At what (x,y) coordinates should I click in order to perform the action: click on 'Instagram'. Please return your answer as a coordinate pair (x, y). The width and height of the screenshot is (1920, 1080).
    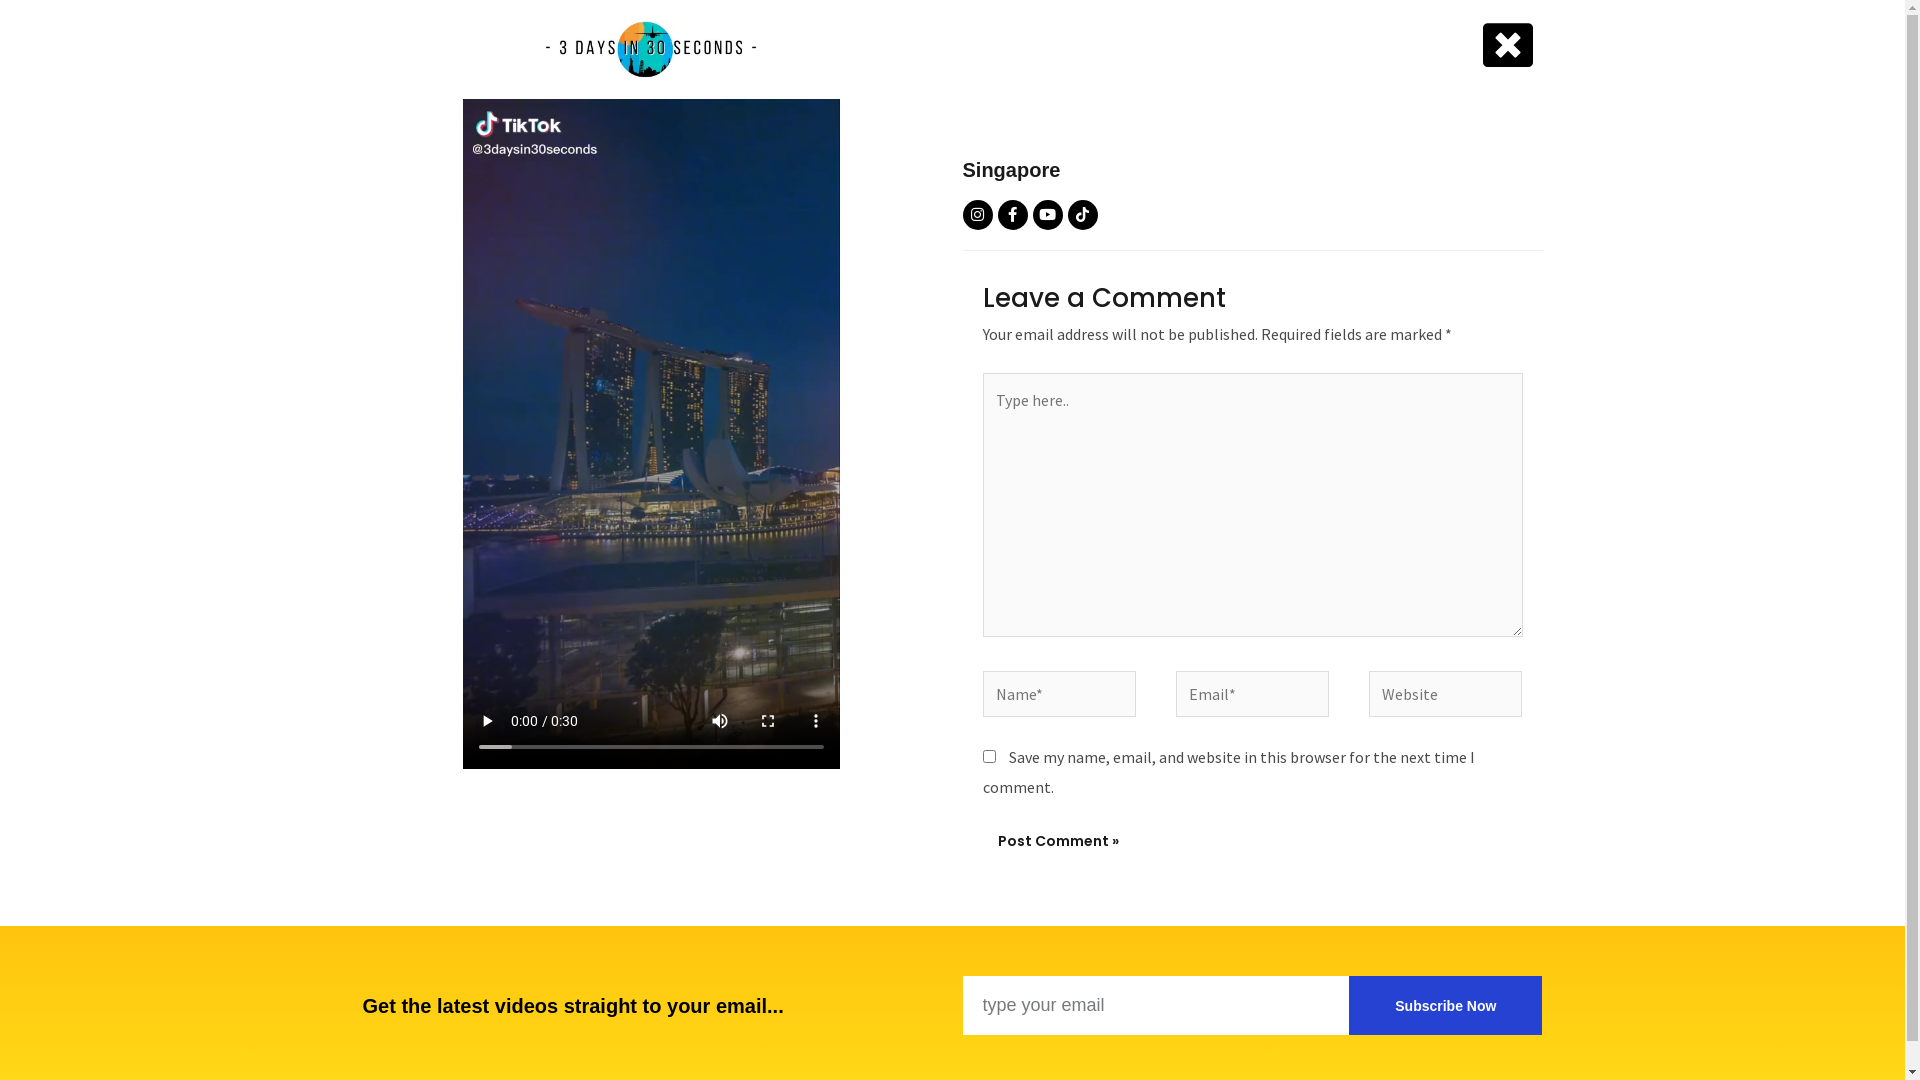
    Looking at the image, I should click on (977, 215).